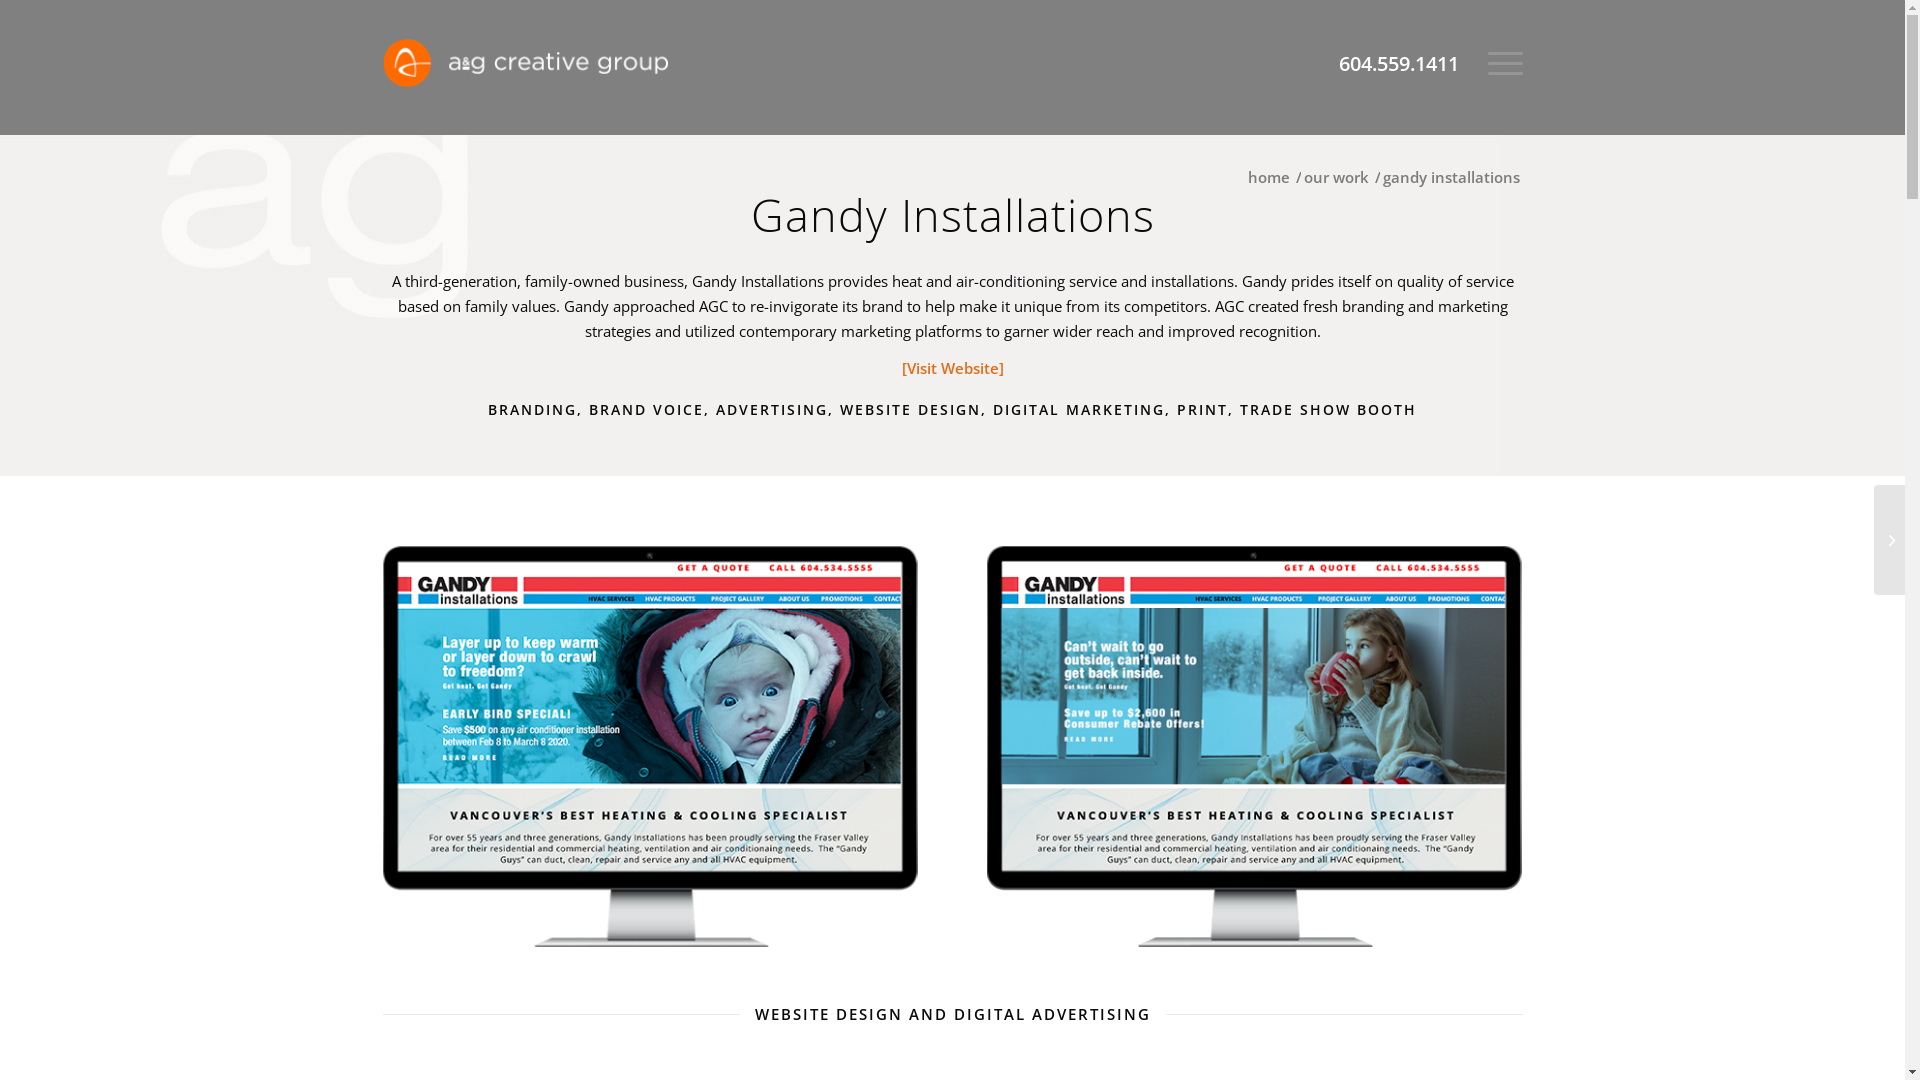 This screenshot has width=1920, height=1080. Describe the element at coordinates (952, 367) in the screenshot. I see `'[Visit Website]'` at that location.